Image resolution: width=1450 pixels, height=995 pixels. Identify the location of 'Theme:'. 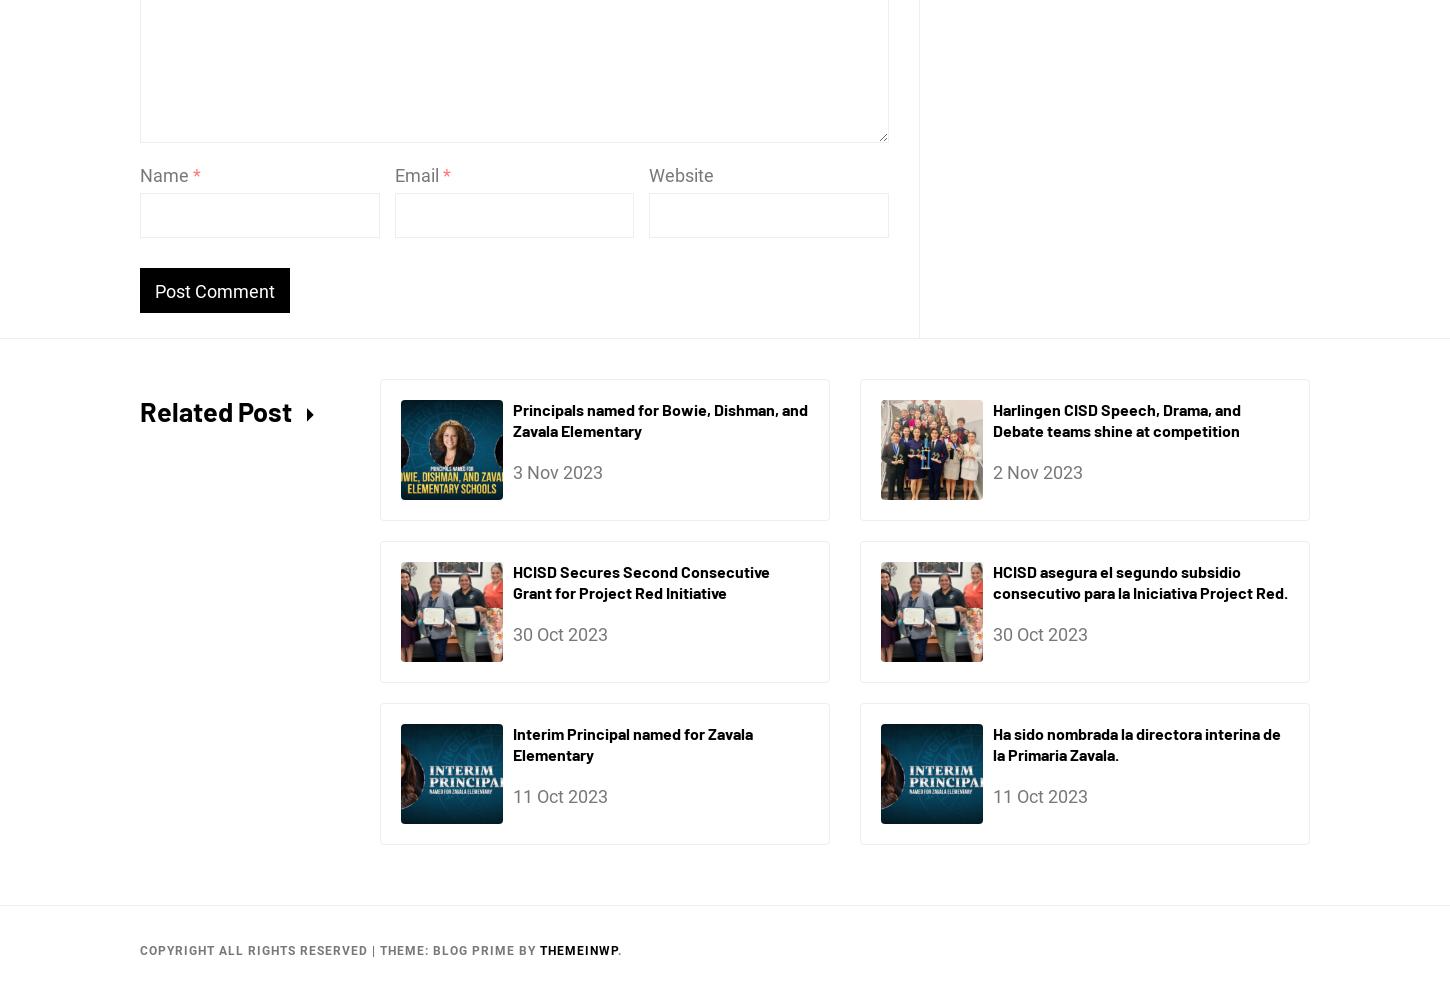
(405, 951).